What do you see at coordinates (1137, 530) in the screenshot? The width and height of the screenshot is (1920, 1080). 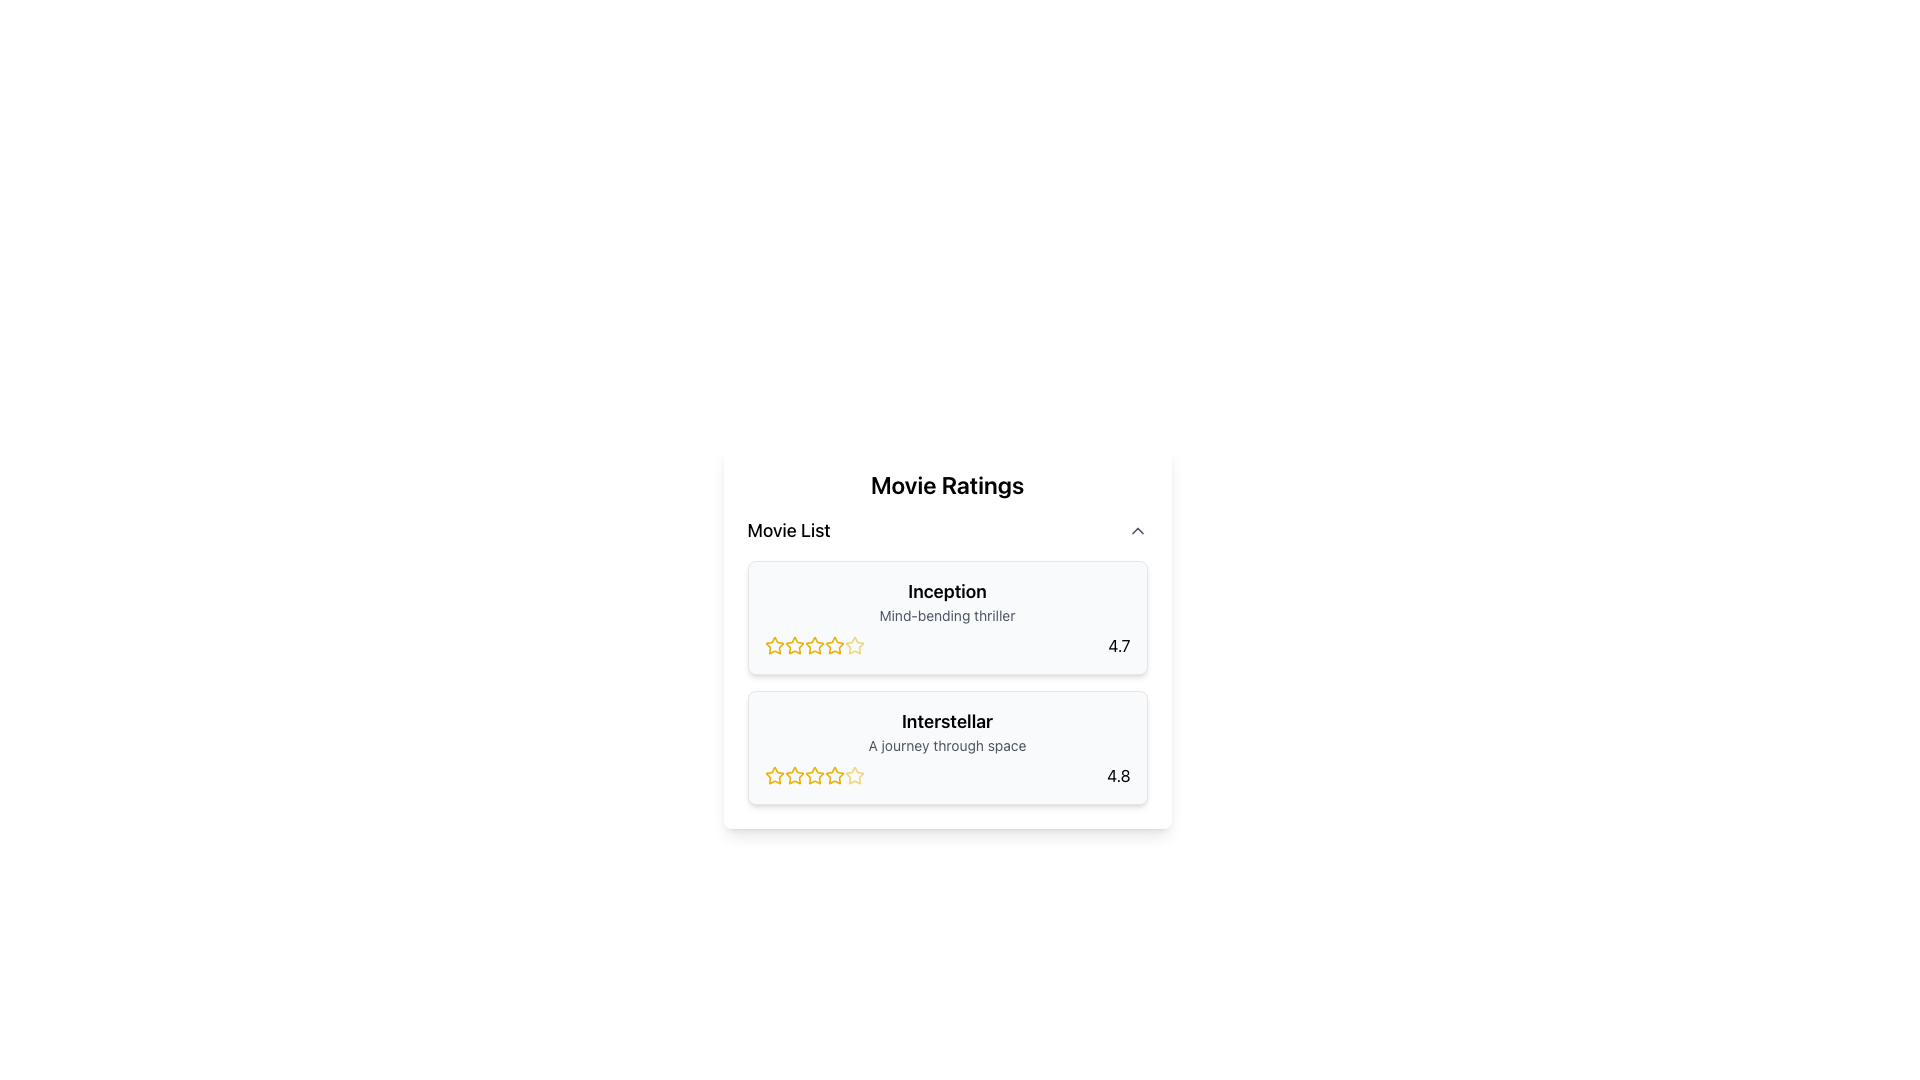 I see `the small upward-pointing chevron icon, which is an outlined vector graphic in gray, located to the right of the text 'Movie List'` at bounding box center [1137, 530].